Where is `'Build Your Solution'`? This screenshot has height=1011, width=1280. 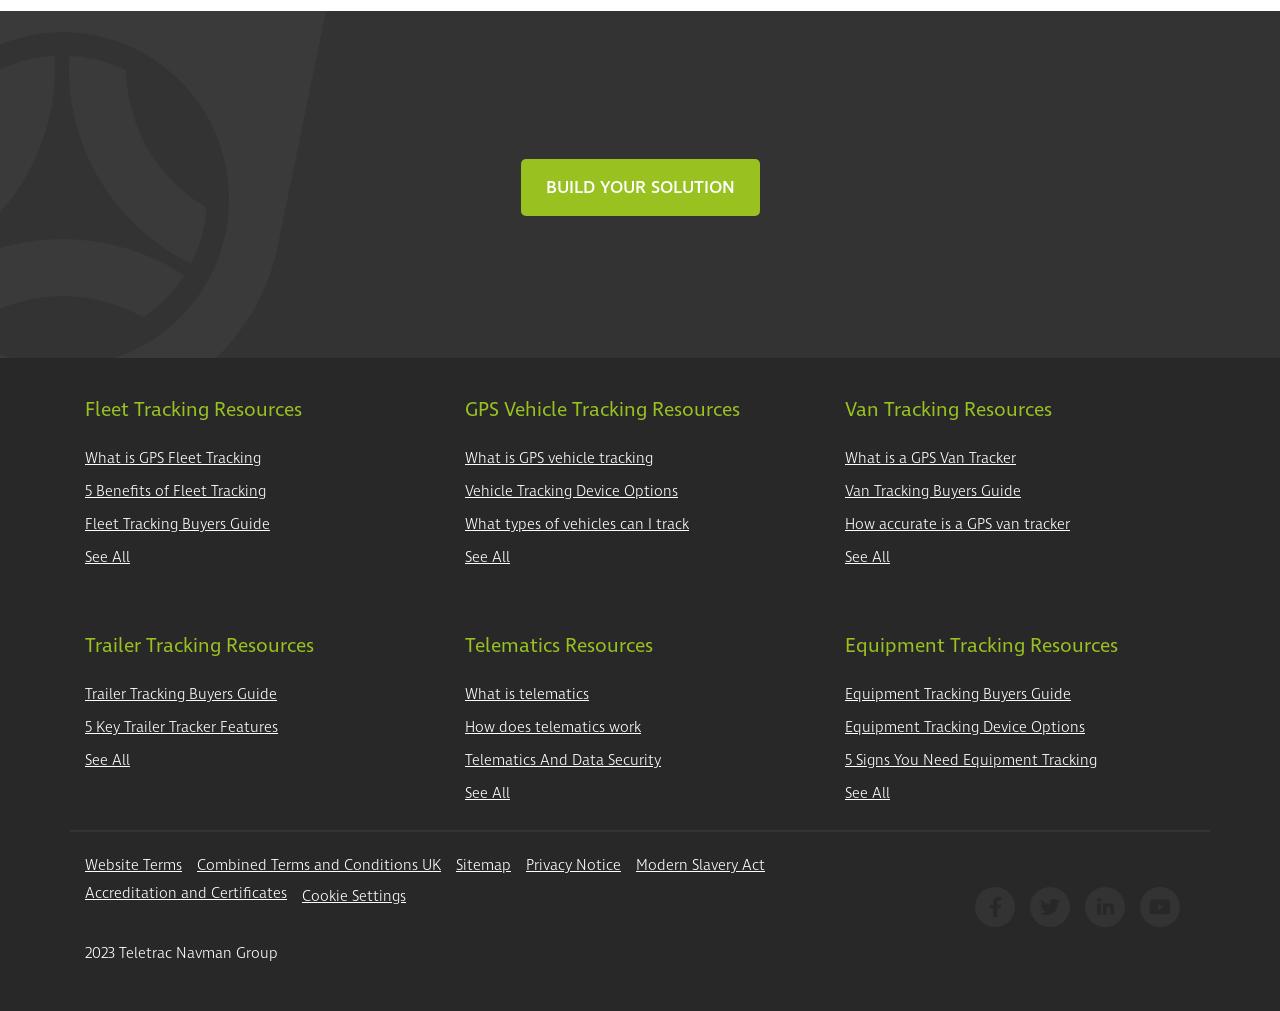 'Build Your Solution' is located at coordinates (638, 186).